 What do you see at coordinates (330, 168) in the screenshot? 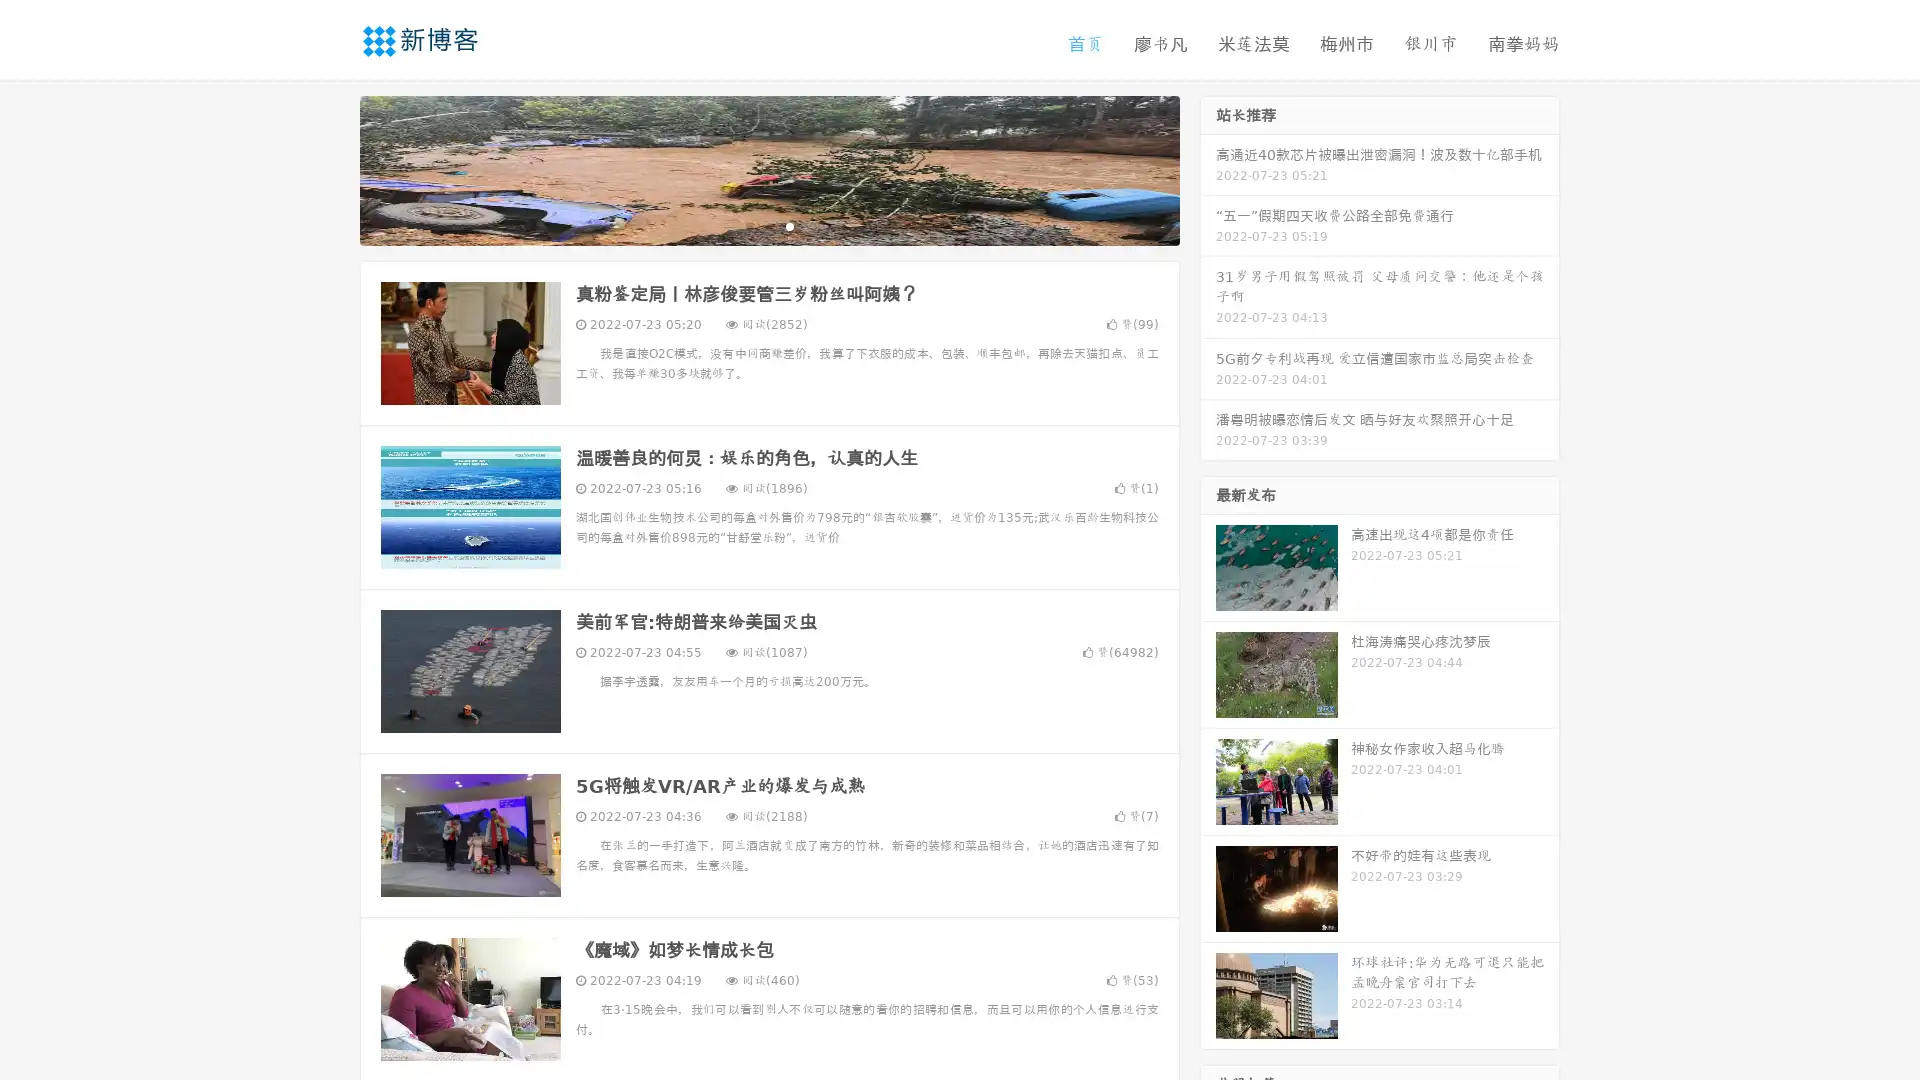
I see `Previous slide` at bounding box center [330, 168].